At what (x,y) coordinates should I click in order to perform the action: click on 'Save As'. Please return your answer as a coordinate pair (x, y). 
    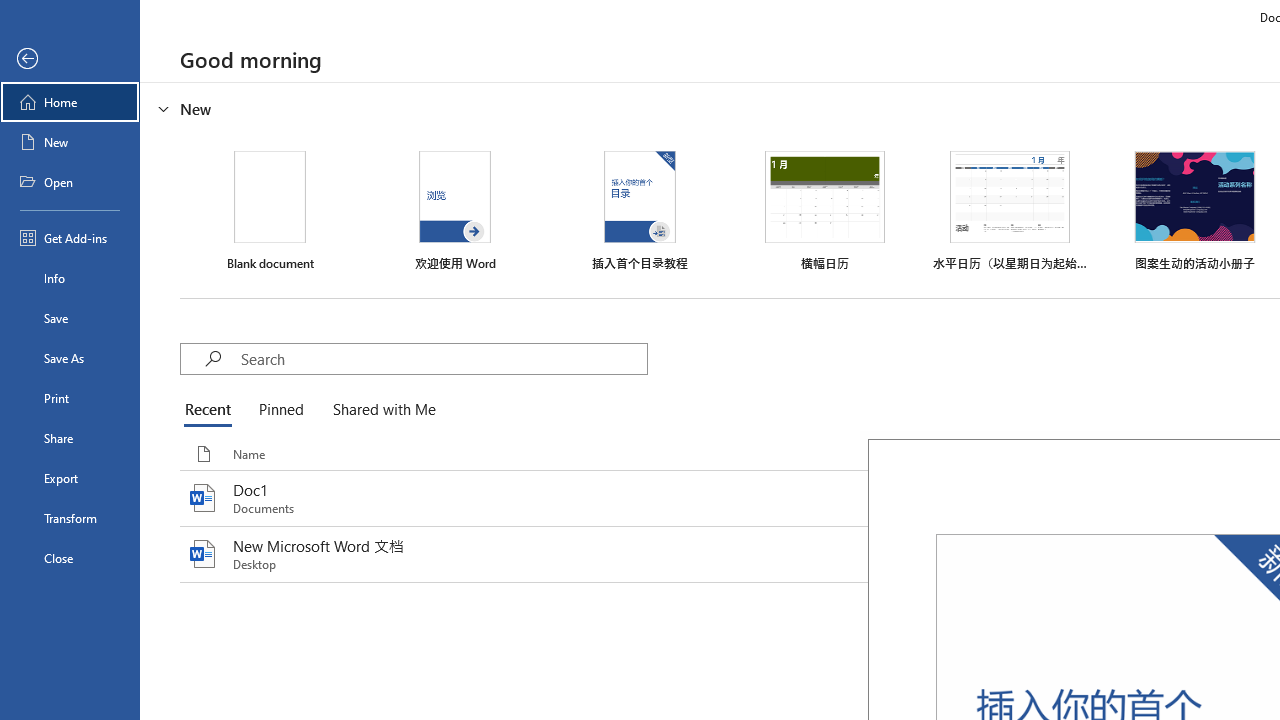
    Looking at the image, I should click on (69, 356).